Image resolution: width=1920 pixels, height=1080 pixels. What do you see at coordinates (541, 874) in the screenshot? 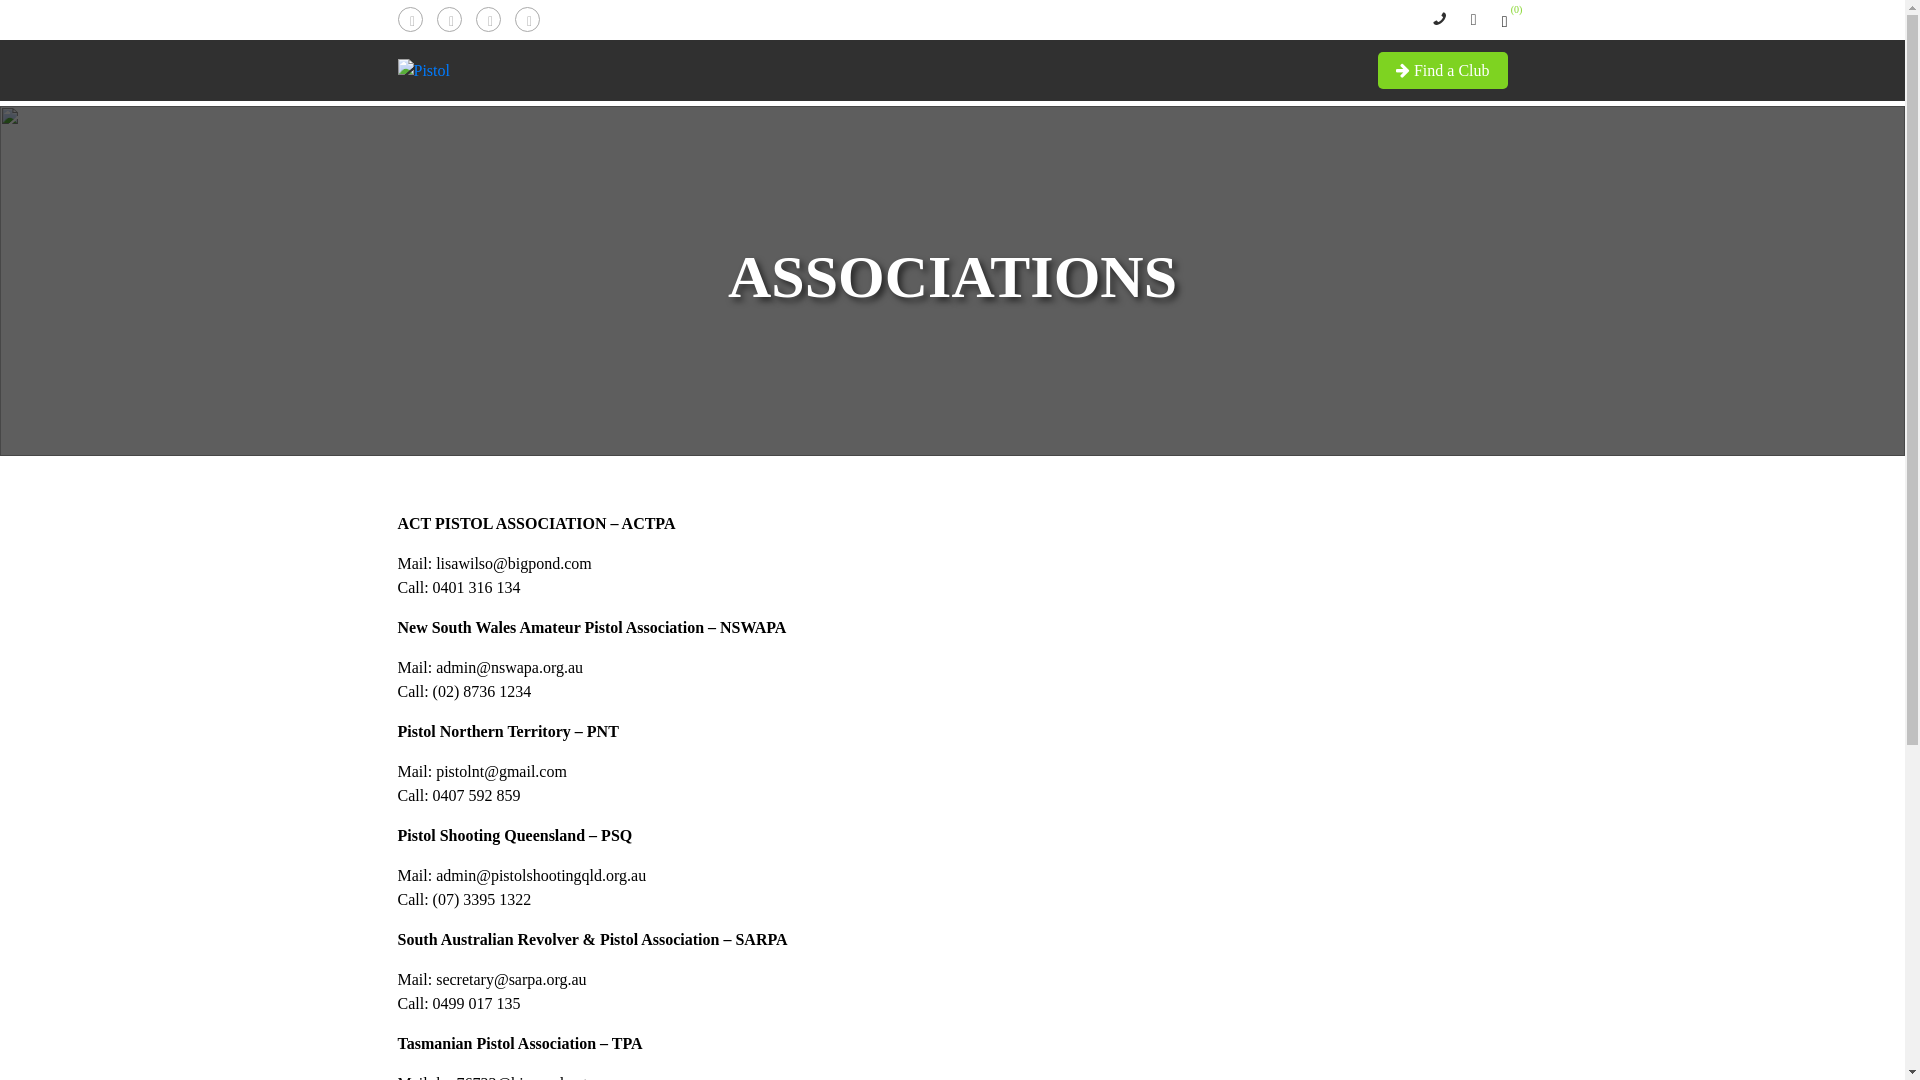
I see `'admin@pistolshootingqld.org.au'` at bounding box center [541, 874].